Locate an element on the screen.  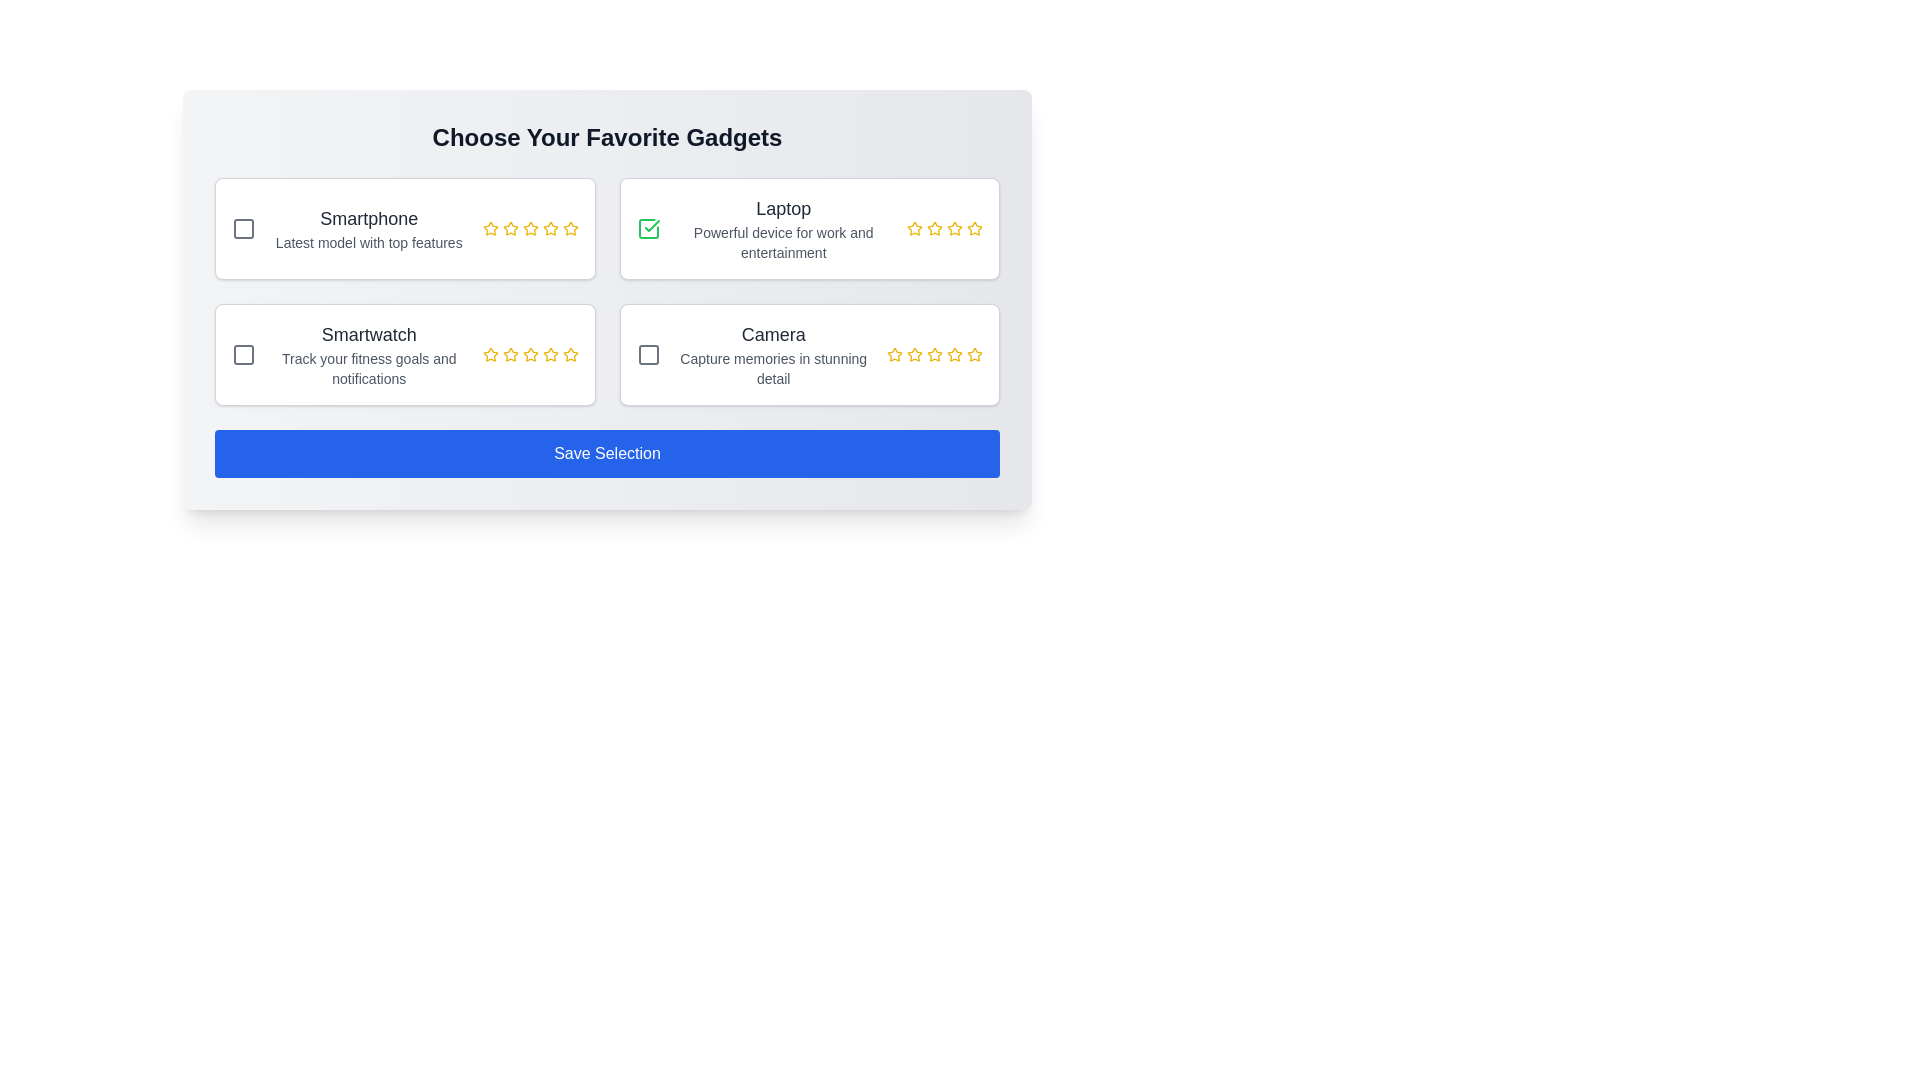
the fifth star icon in the rating system for the 'Smartwatch' card is located at coordinates (569, 353).